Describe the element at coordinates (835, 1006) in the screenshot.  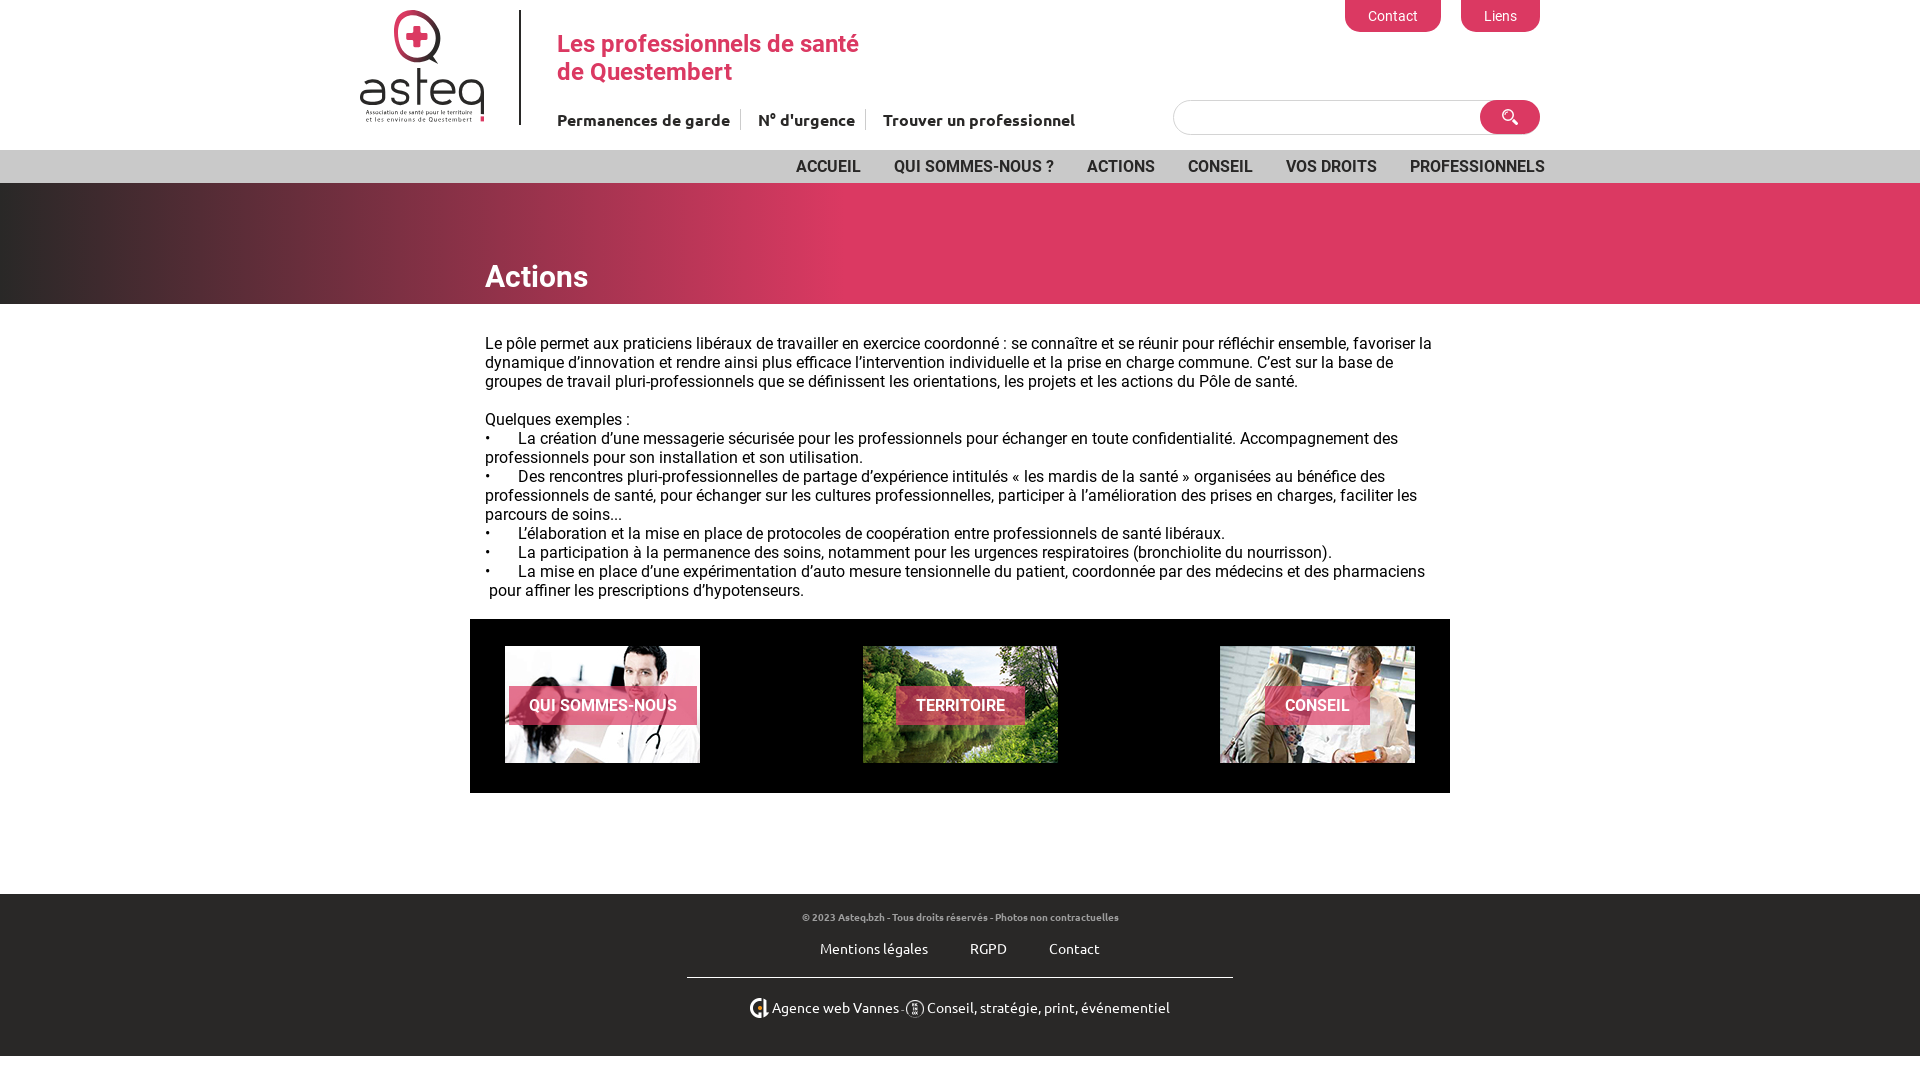
I see `'Agence web Vannes'` at that location.